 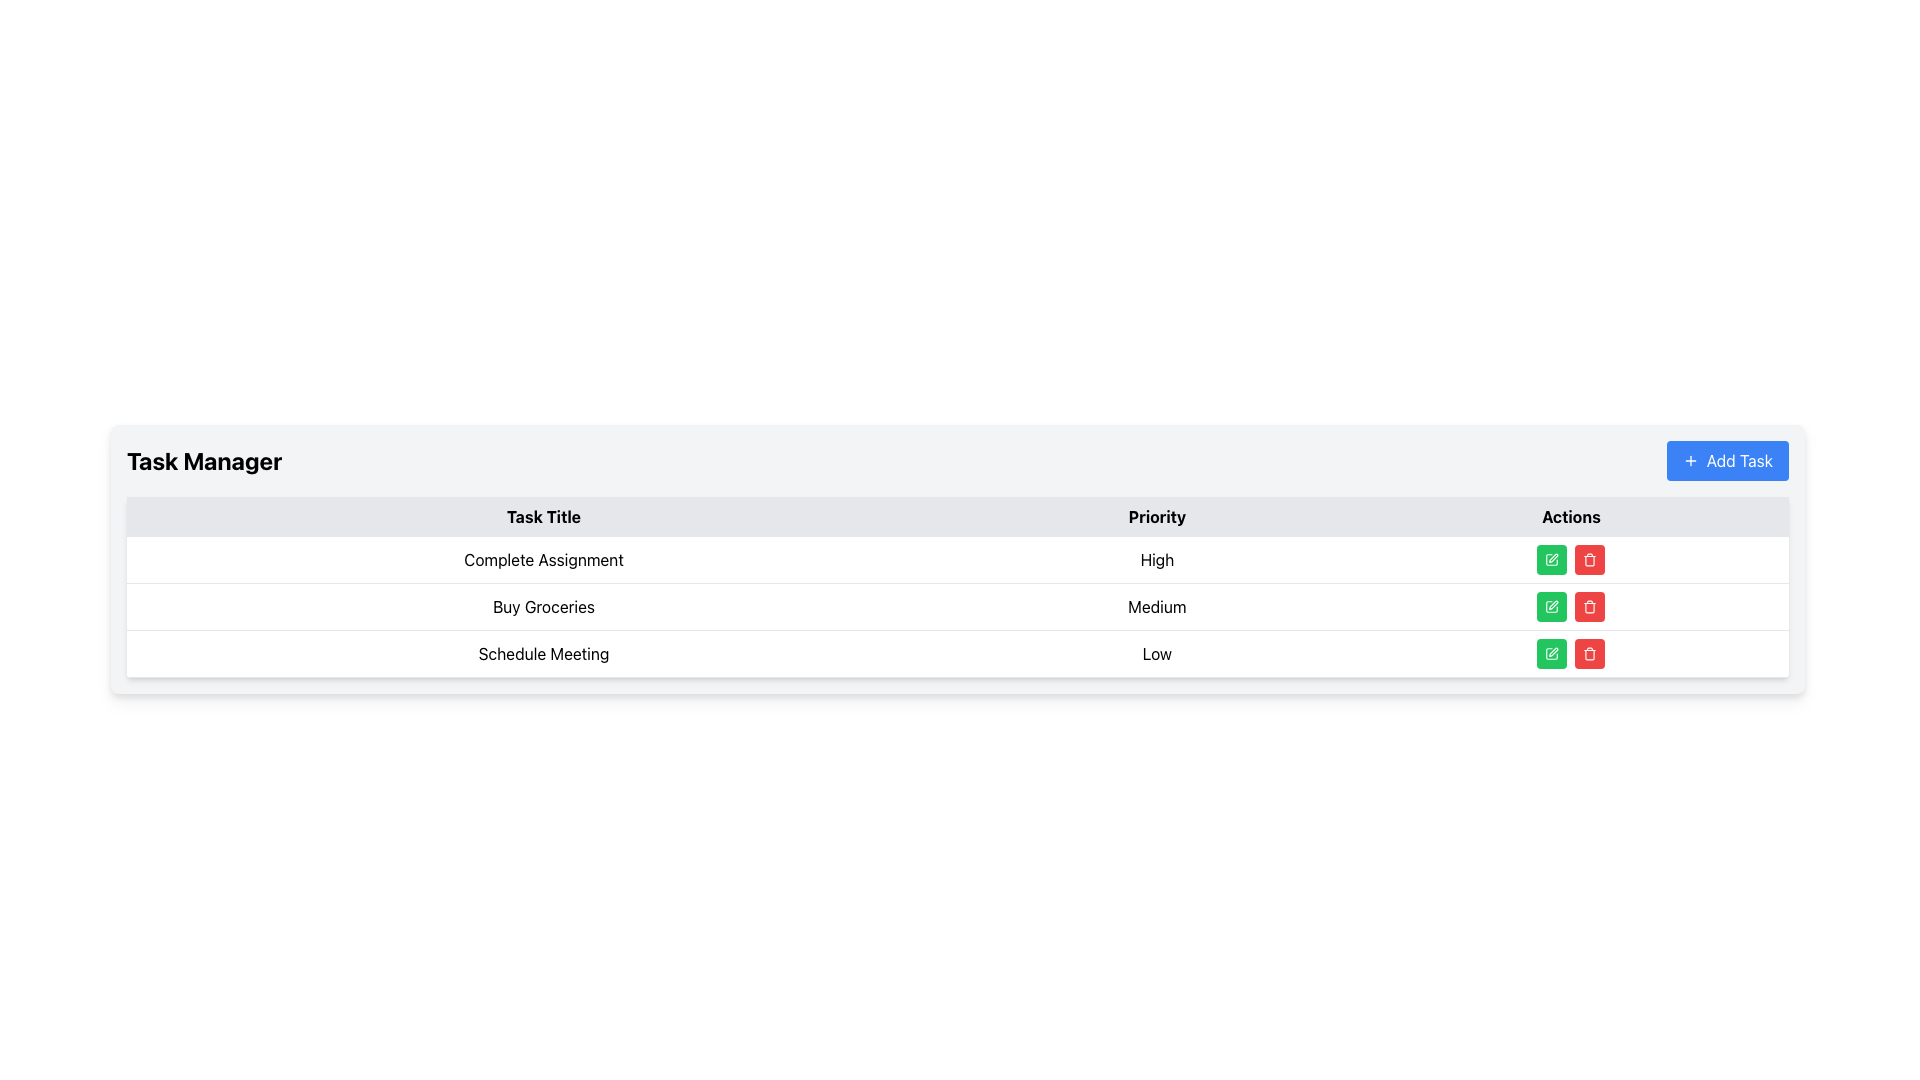 I want to click on the trash can icon within the delete button located in the 'Actions' column of the last row in the table, so click(x=1589, y=655).